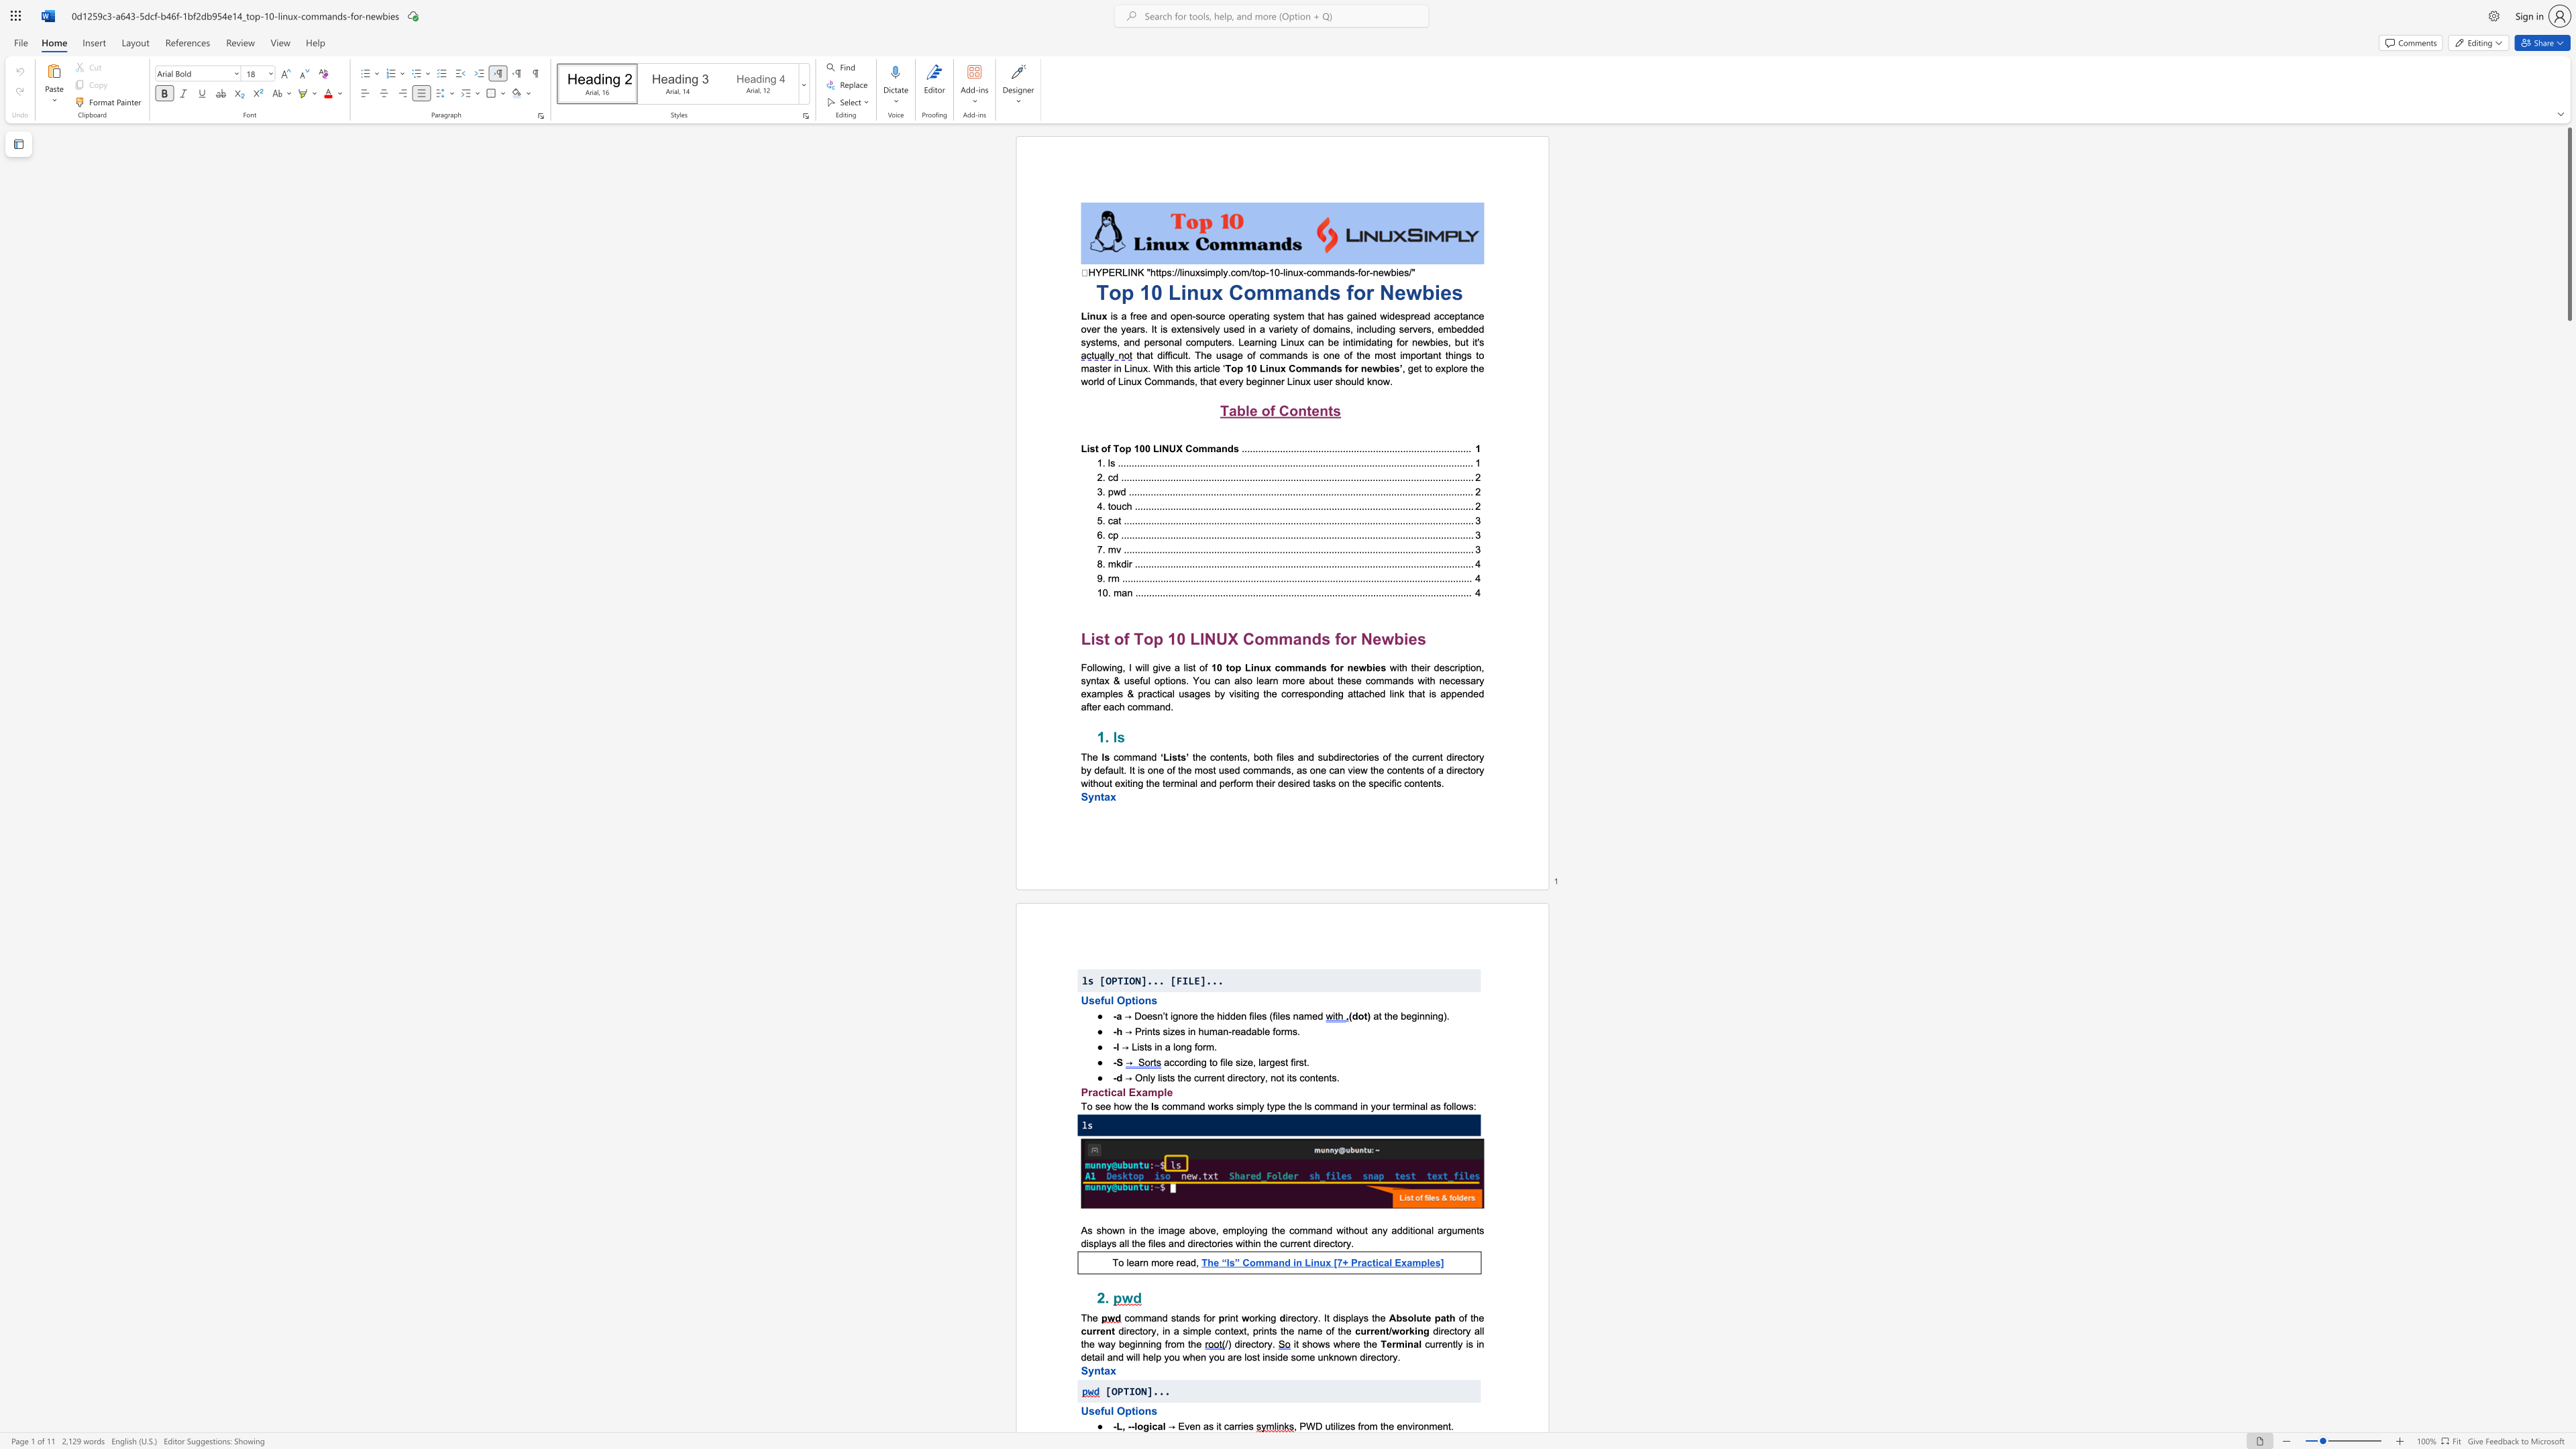  What do you see at coordinates (1387, 1330) in the screenshot?
I see `the 1th character "t" in the text` at bounding box center [1387, 1330].